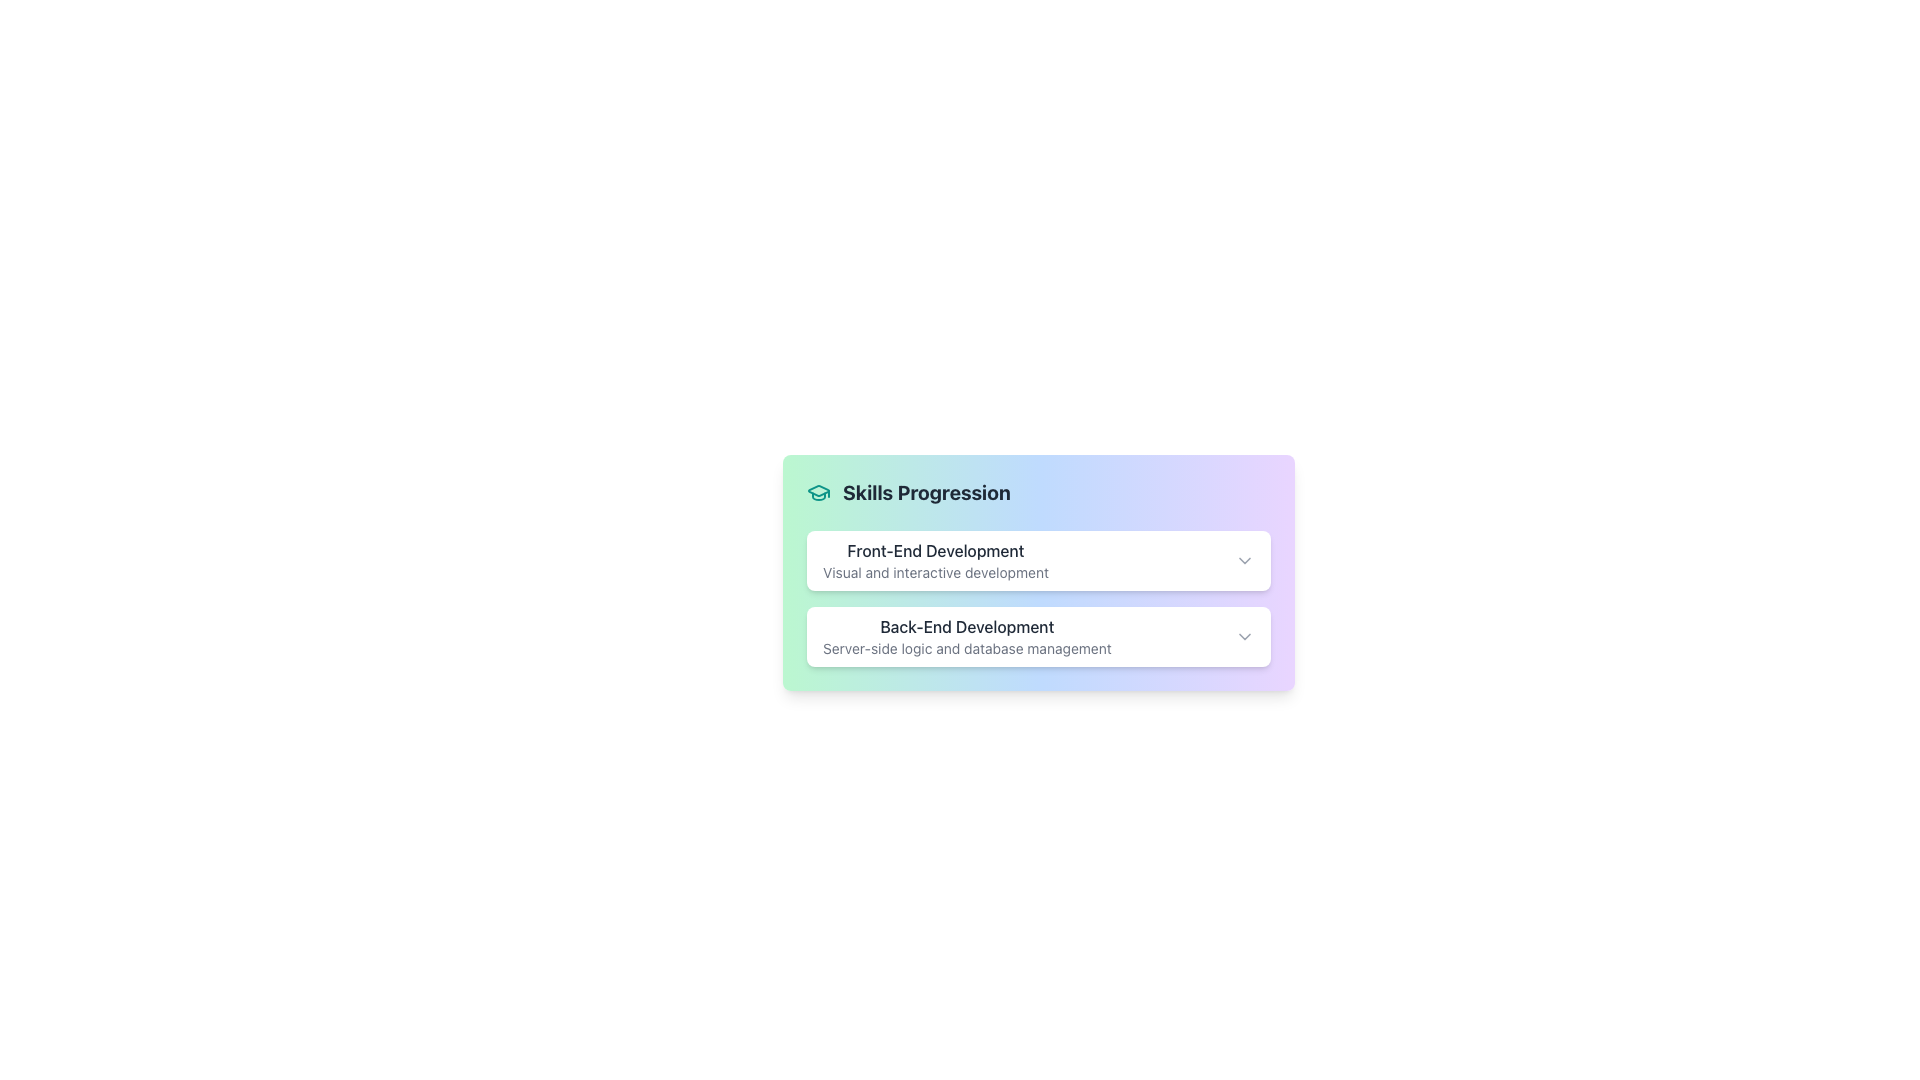  Describe the element at coordinates (925, 493) in the screenshot. I see `text from the 'Skills Progression' text block, which is a bold and large gray font element located to the right of a graduation cap icon` at that location.